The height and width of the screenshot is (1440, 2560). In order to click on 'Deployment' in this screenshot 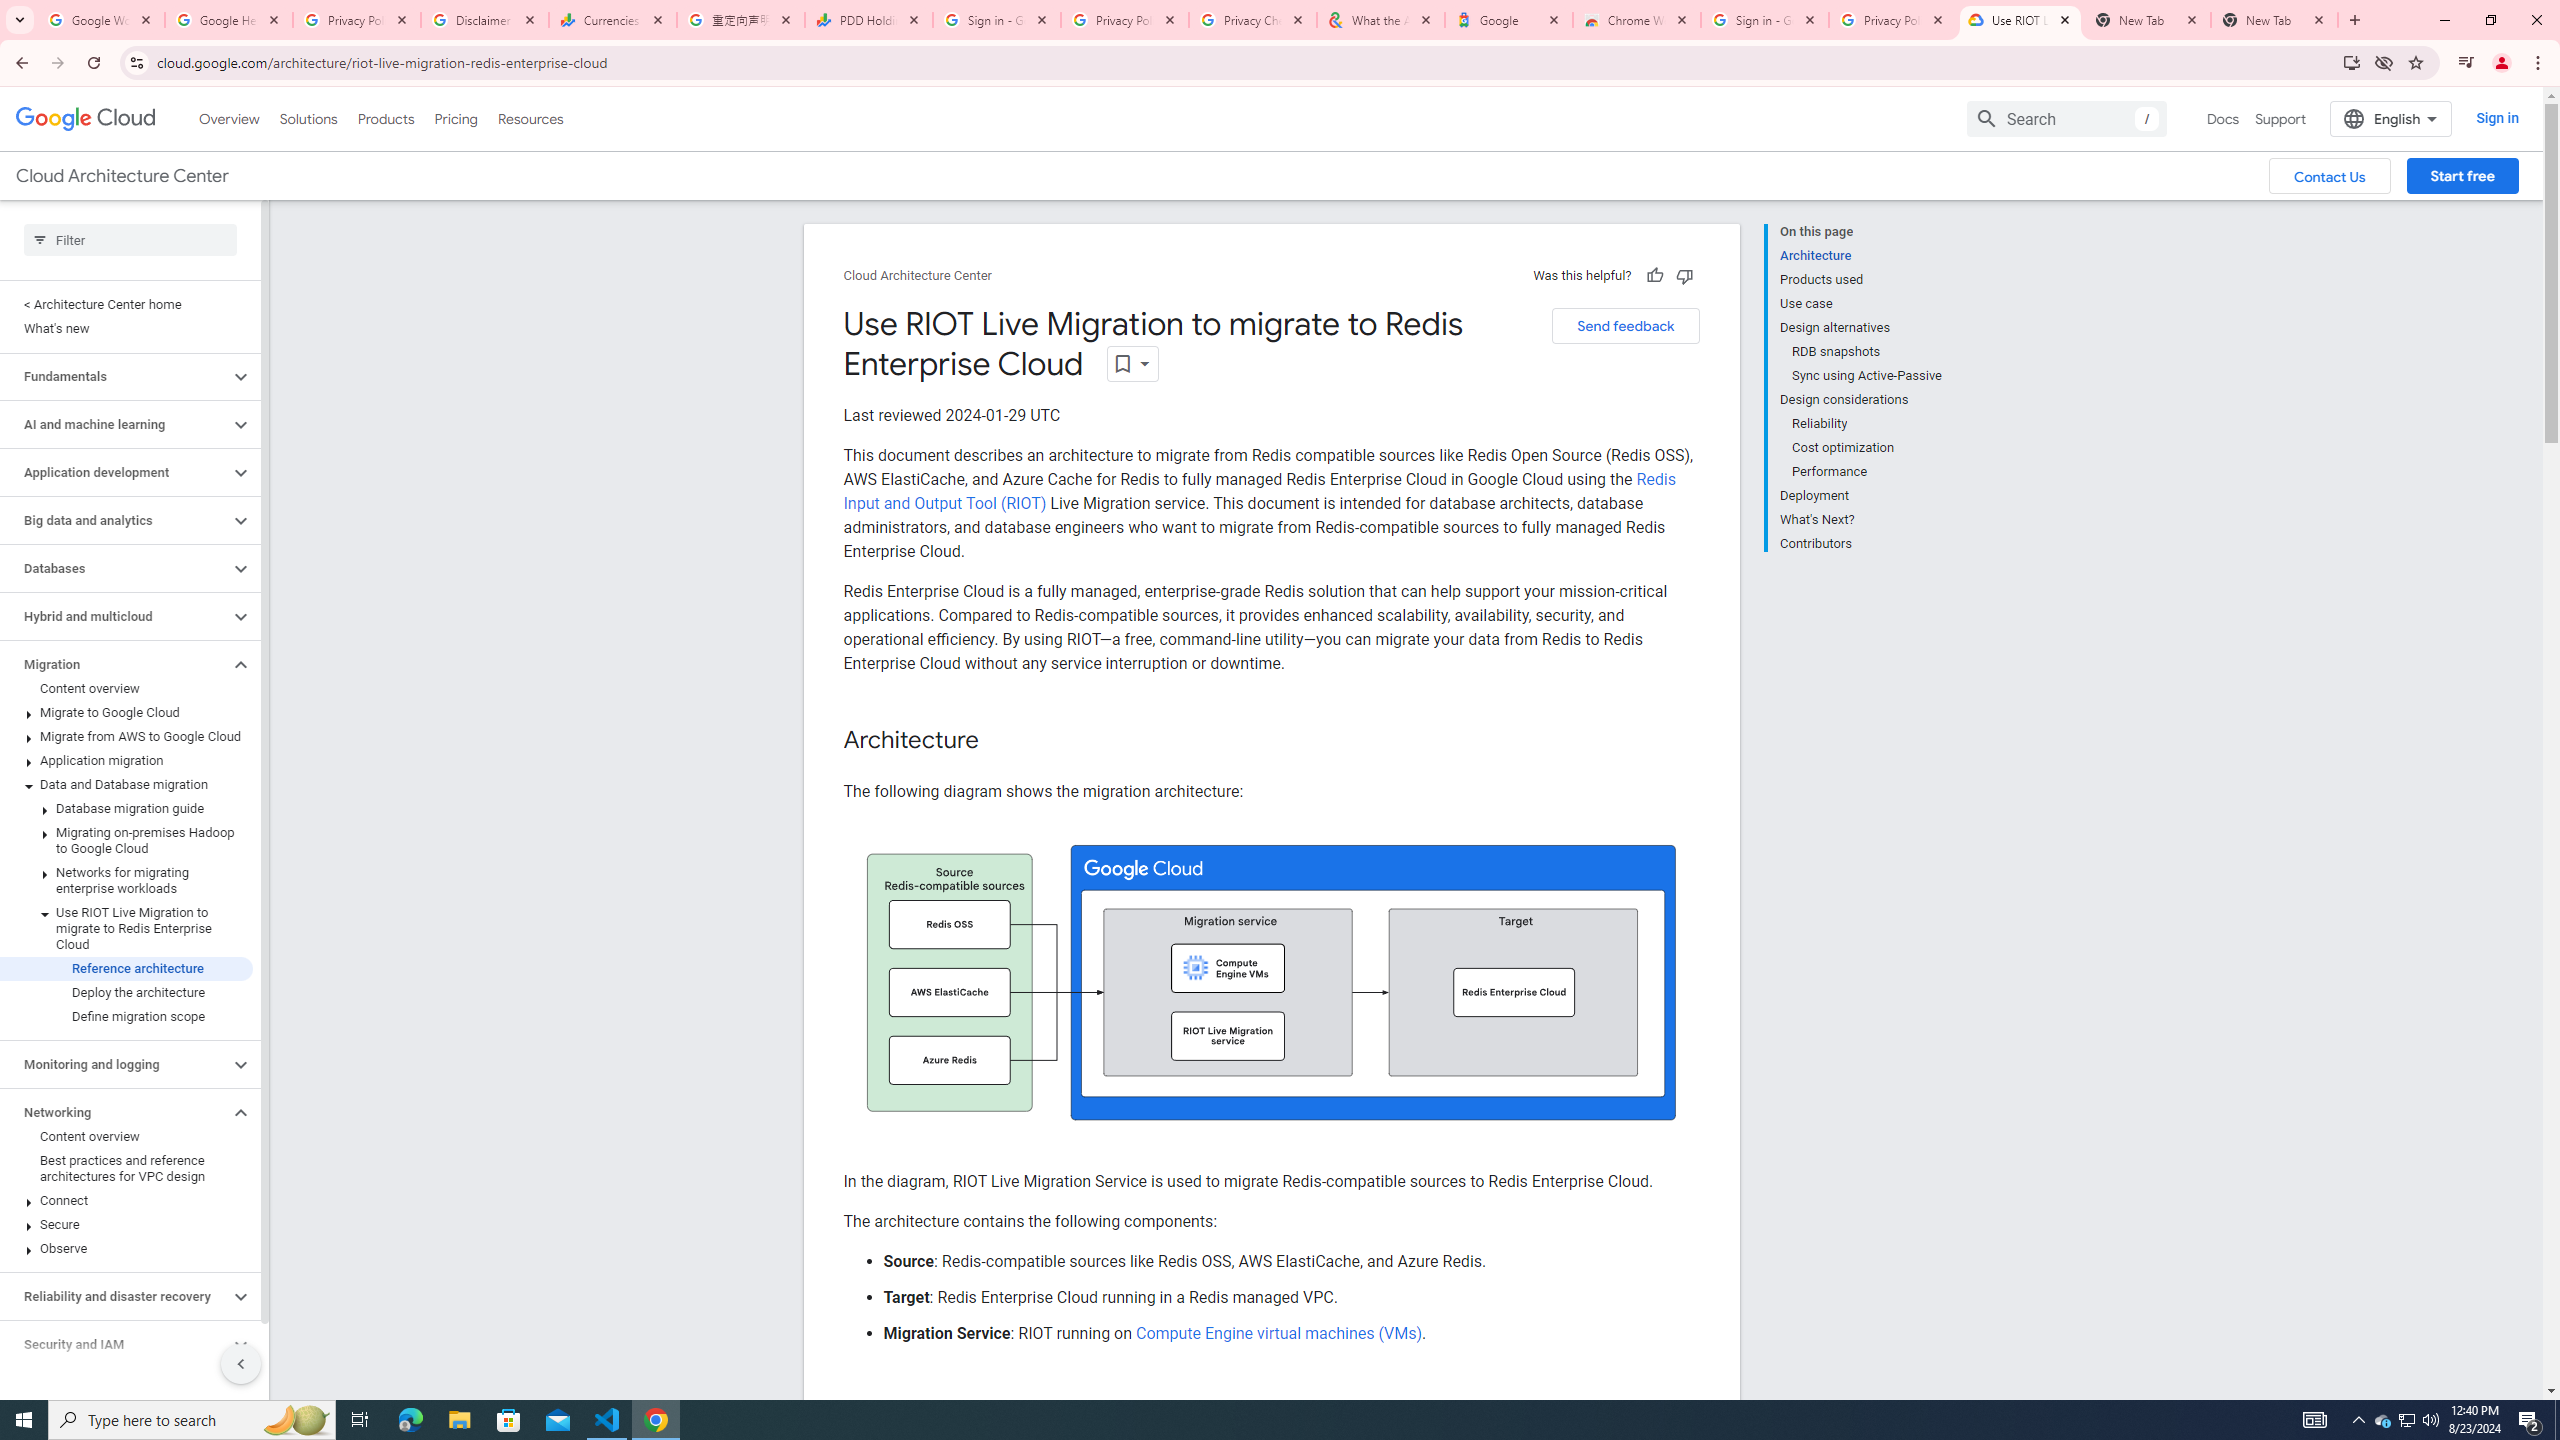, I will do `click(1860, 495)`.